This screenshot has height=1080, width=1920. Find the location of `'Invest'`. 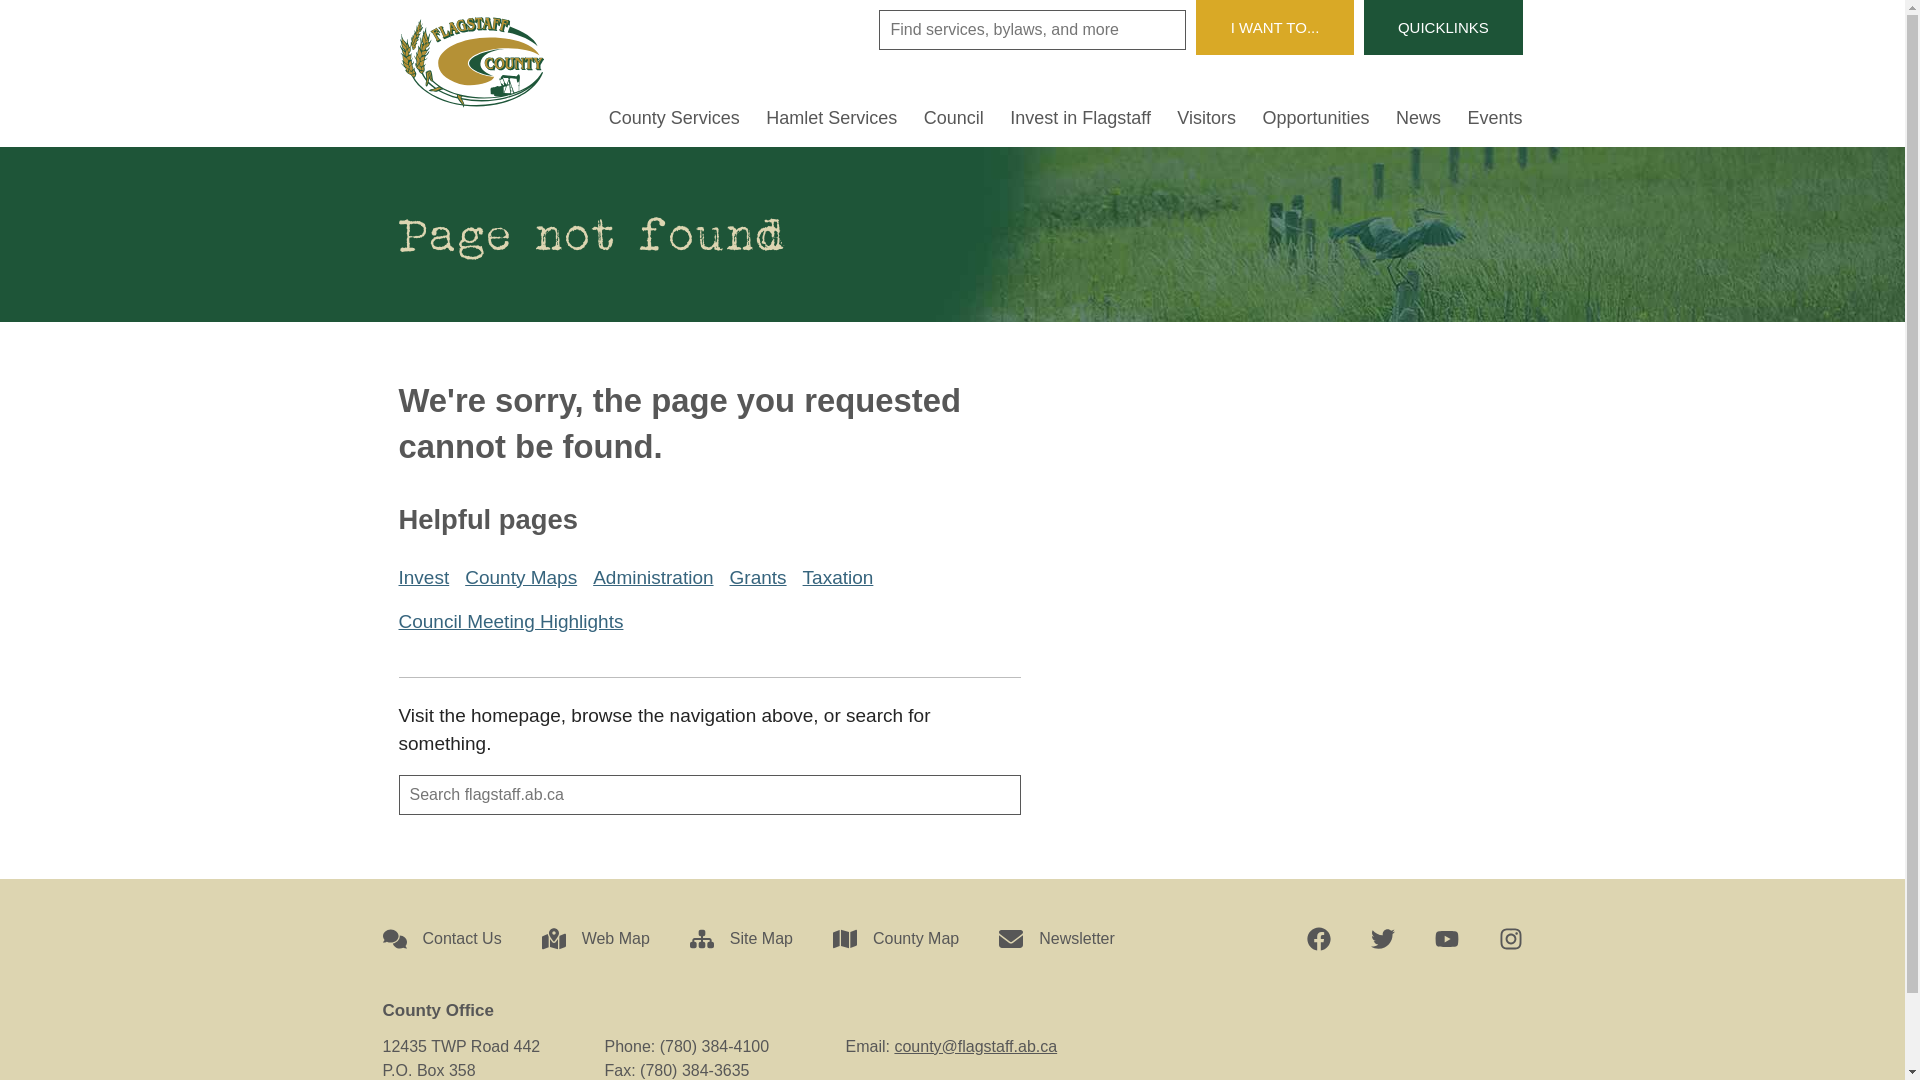

'Invest' is located at coordinates (398, 577).